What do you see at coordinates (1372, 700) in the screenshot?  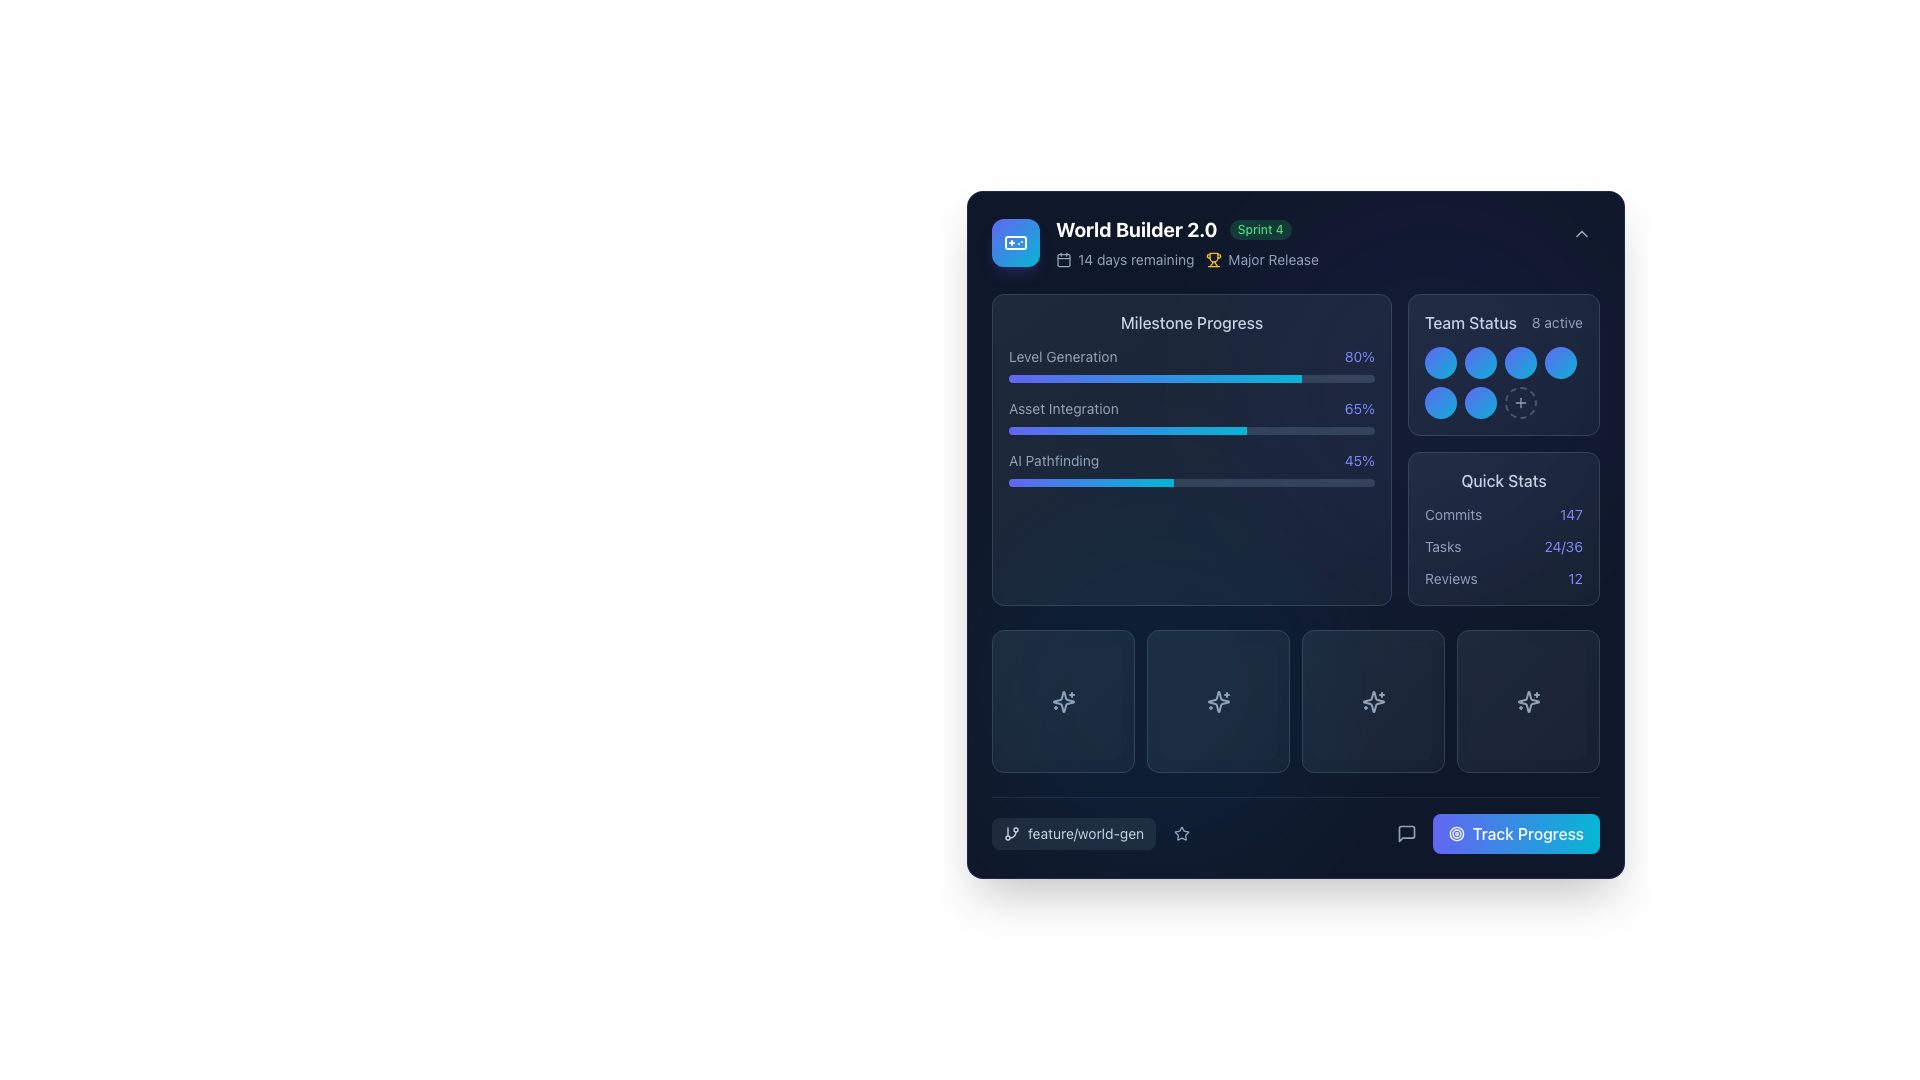 I see `the third icon from the left in the lower panel of the interface, which is designed with sparkles and likely represents features like 'favorites' or 'highlight special'` at bounding box center [1372, 700].